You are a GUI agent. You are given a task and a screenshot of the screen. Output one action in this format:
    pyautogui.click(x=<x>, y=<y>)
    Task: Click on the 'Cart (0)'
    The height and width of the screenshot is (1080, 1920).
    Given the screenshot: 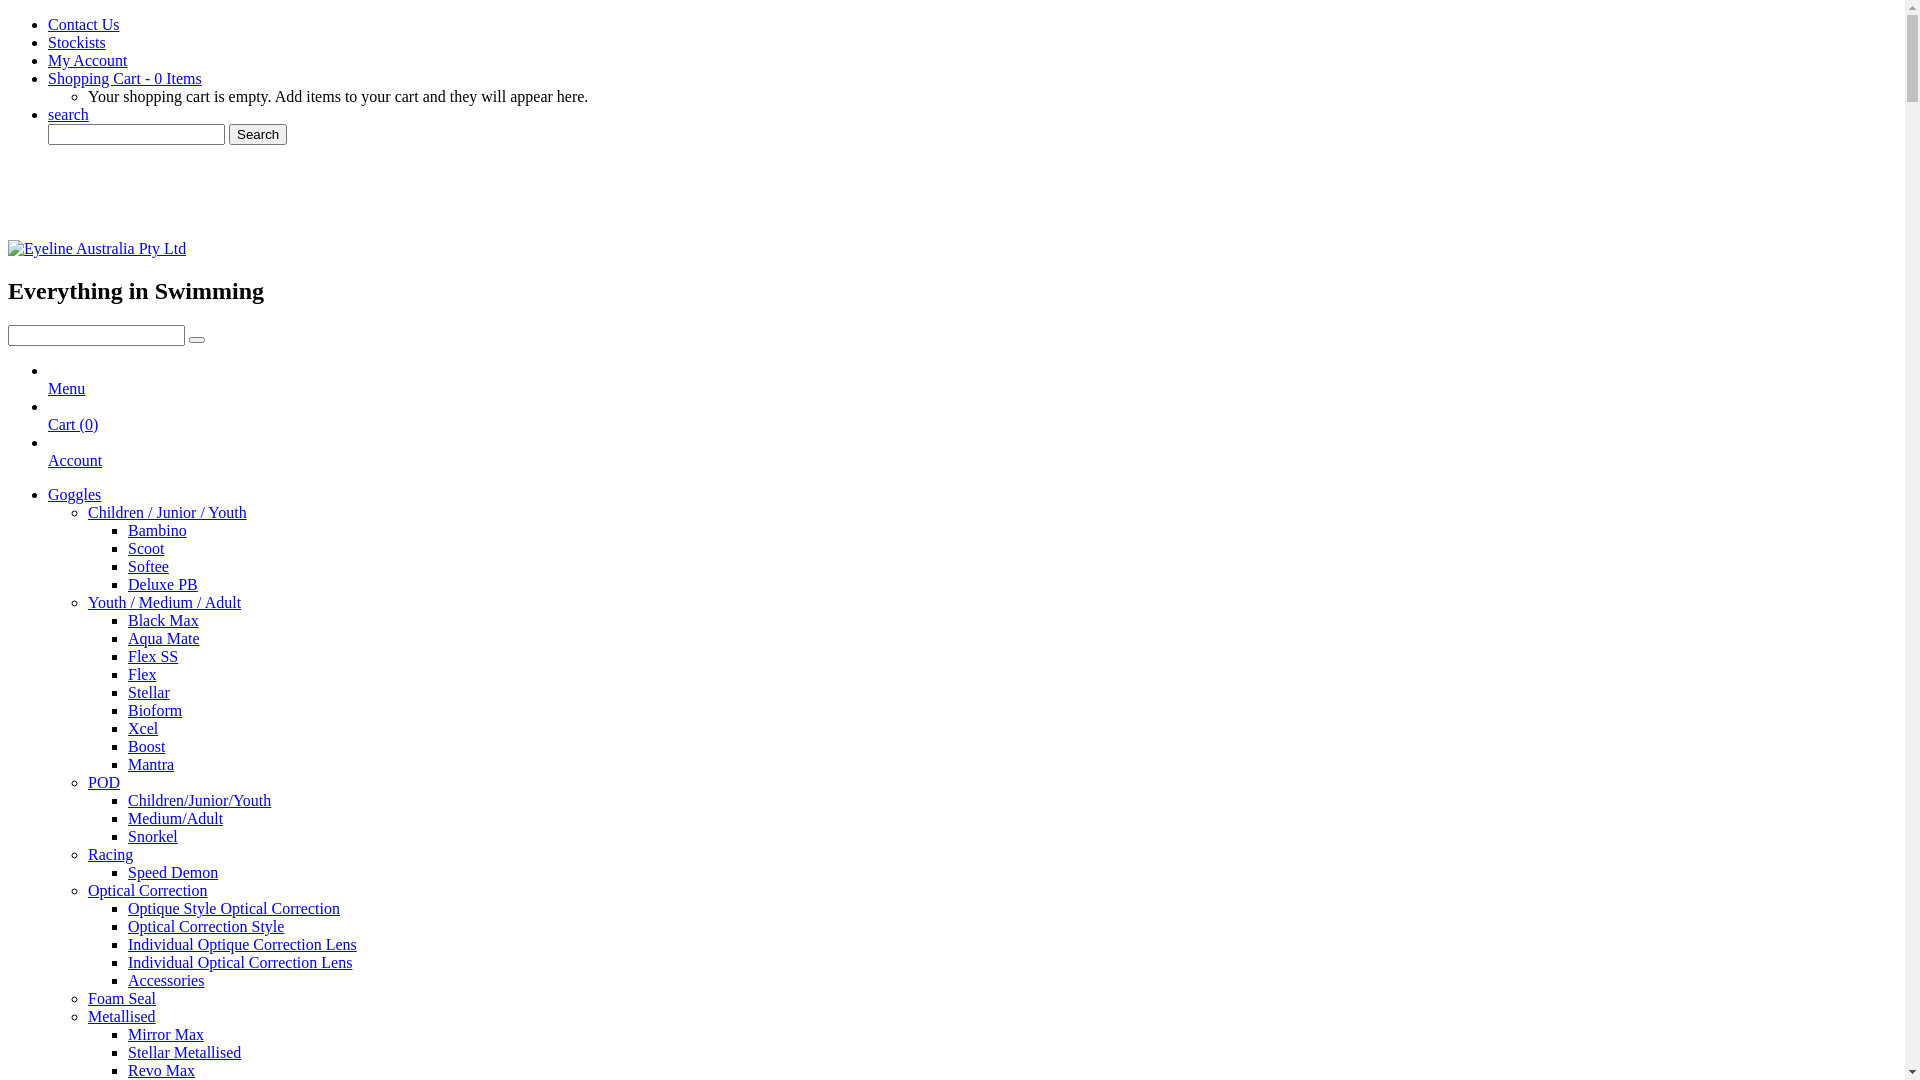 What is the action you would take?
    pyautogui.click(x=72, y=432)
    